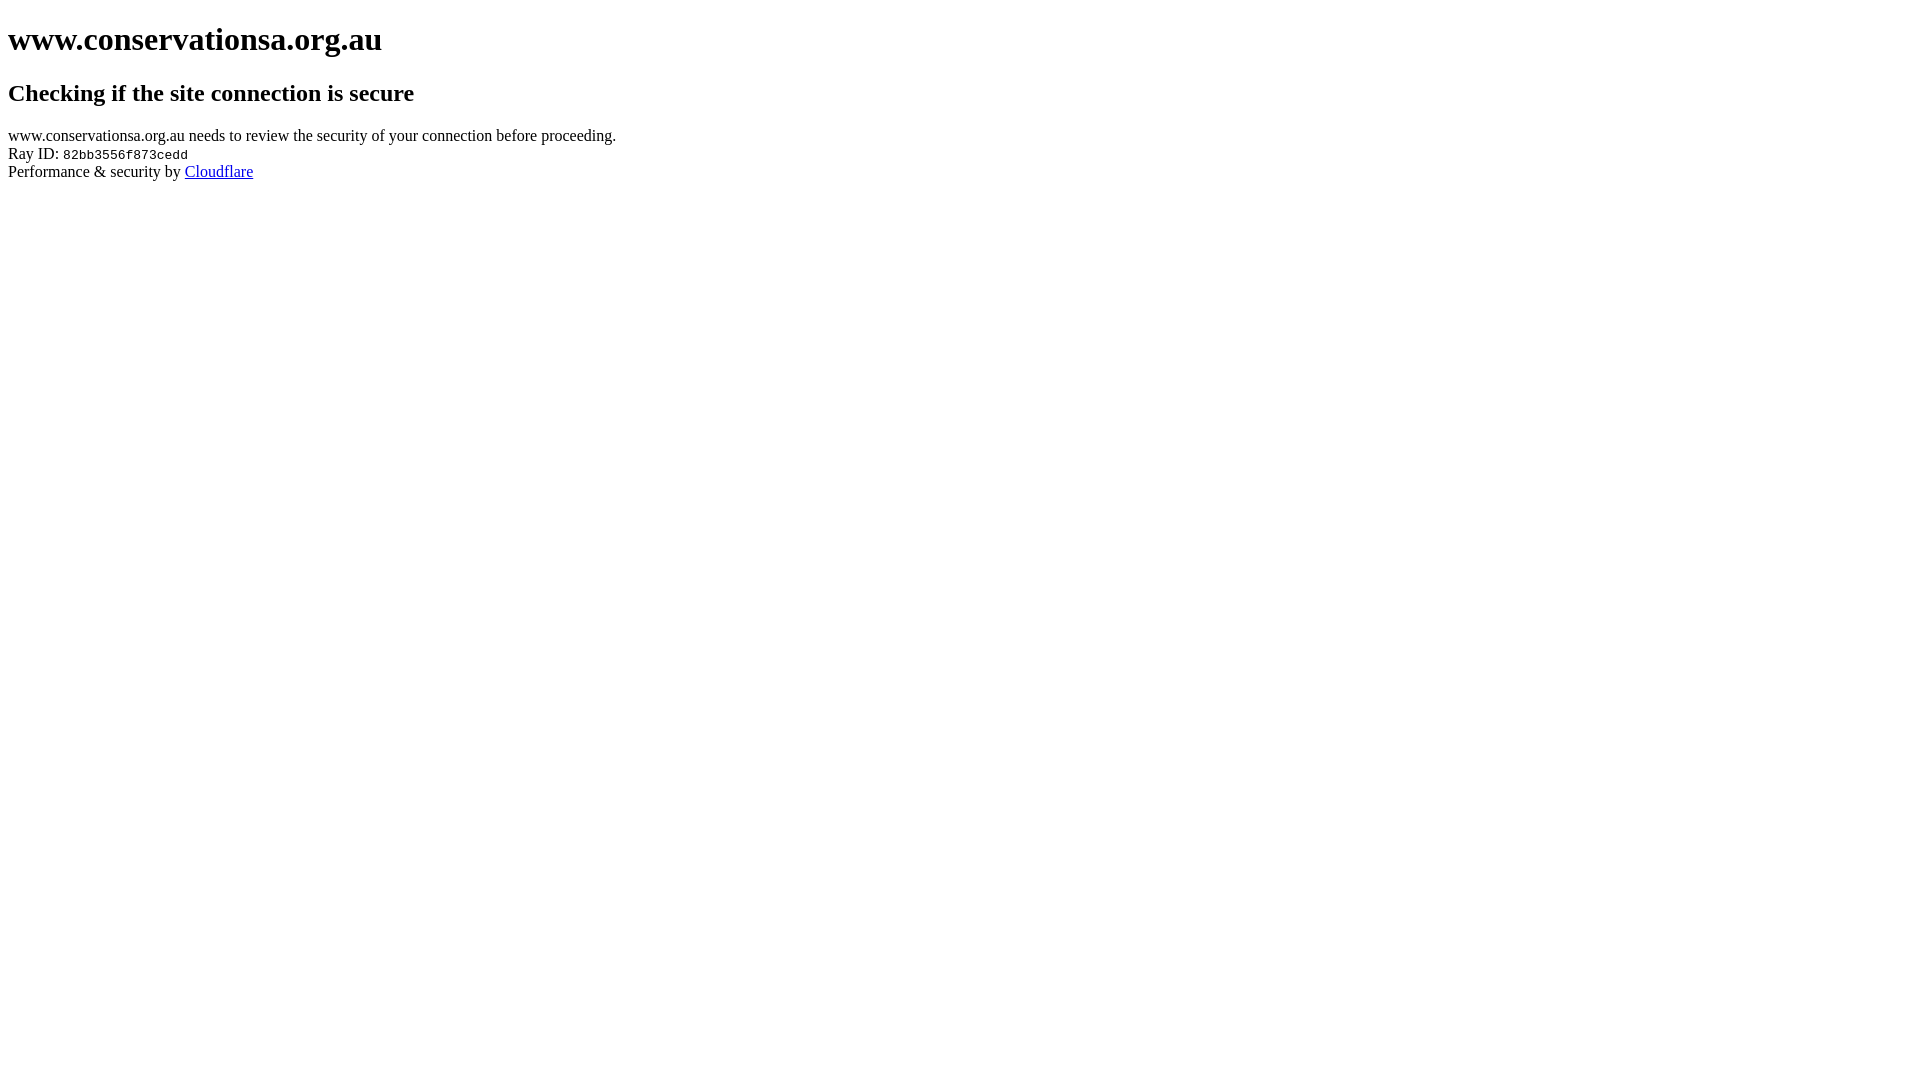 This screenshot has height=1080, width=1920. What do you see at coordinates (219, 170) in the screenshot?
I see `'Cloudflare'` at bounding box center [219, 170].